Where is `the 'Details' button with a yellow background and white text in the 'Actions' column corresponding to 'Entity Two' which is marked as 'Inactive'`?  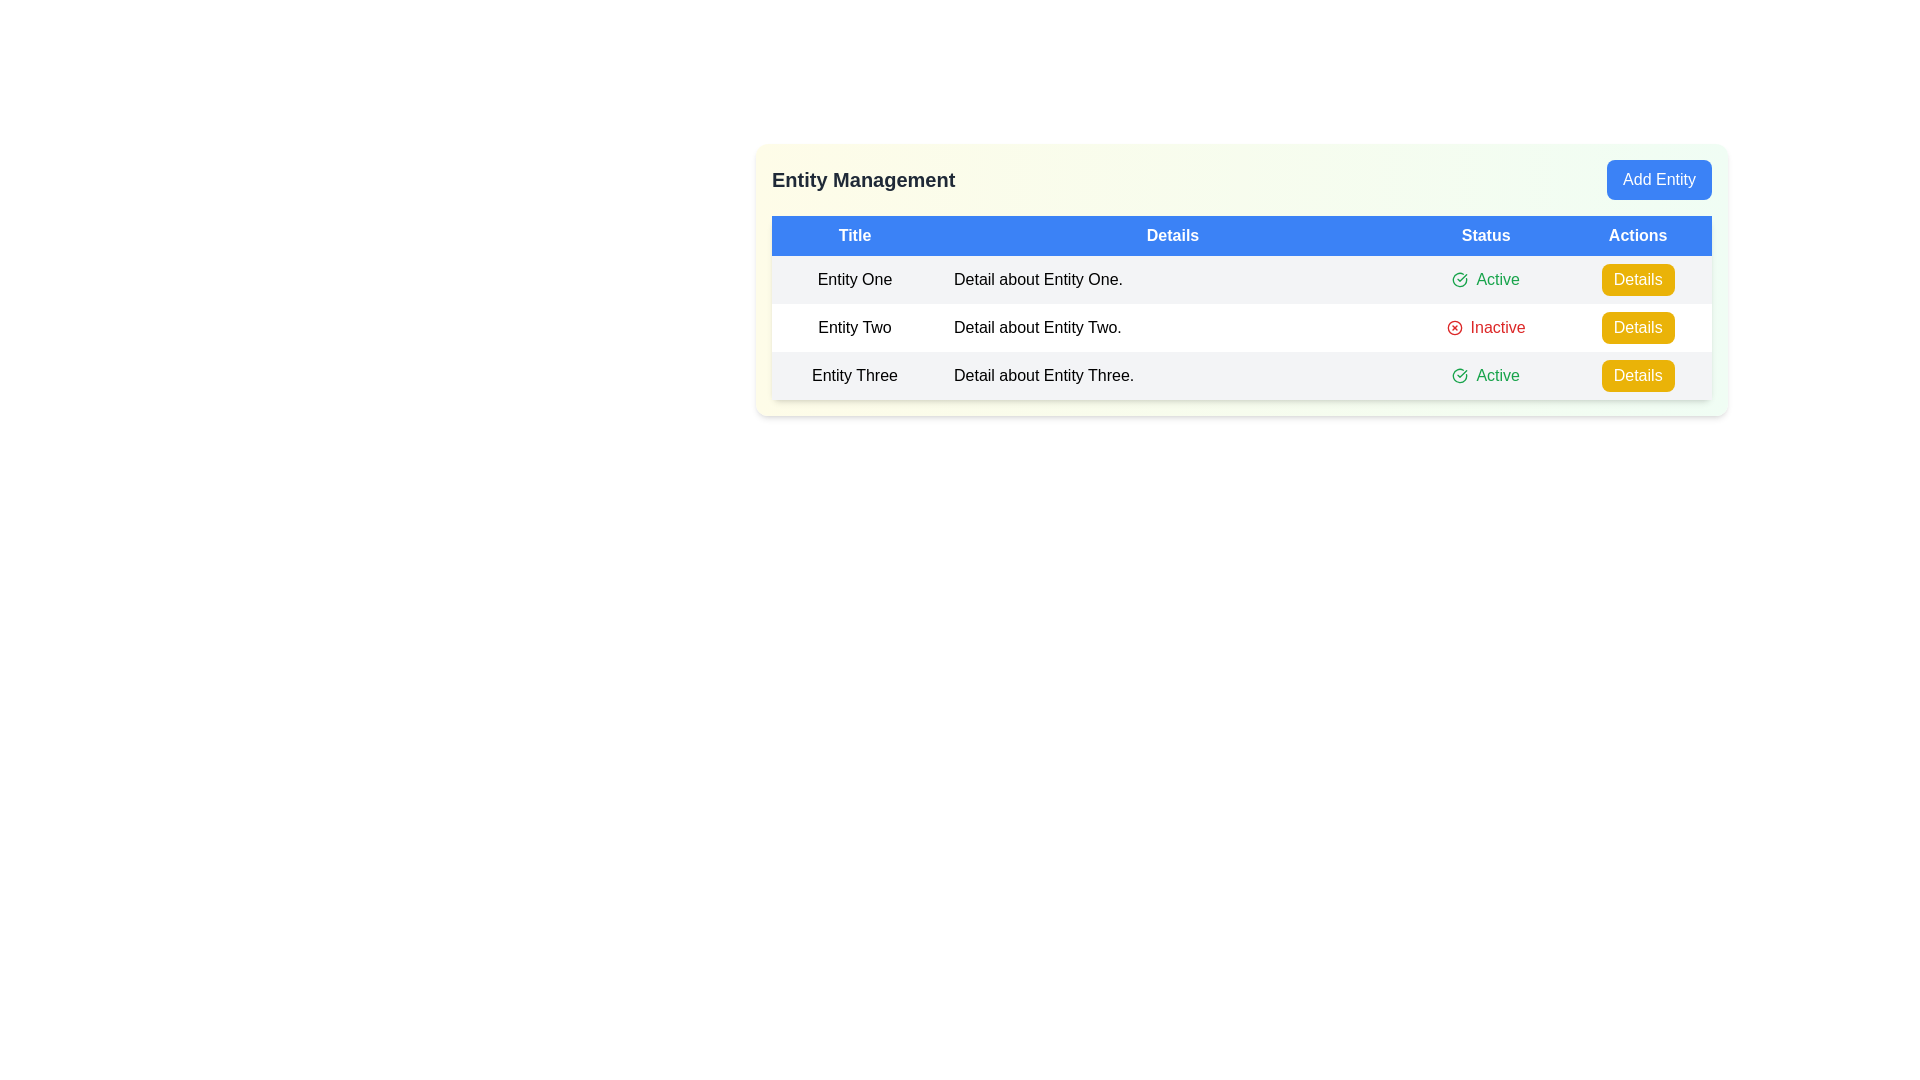 the 'Details' button with a yellow background and white text in the 'Actions' column corresponding to 'Entity Two' which is marked as 'Inactive' is located at coordinates (1637, 326).